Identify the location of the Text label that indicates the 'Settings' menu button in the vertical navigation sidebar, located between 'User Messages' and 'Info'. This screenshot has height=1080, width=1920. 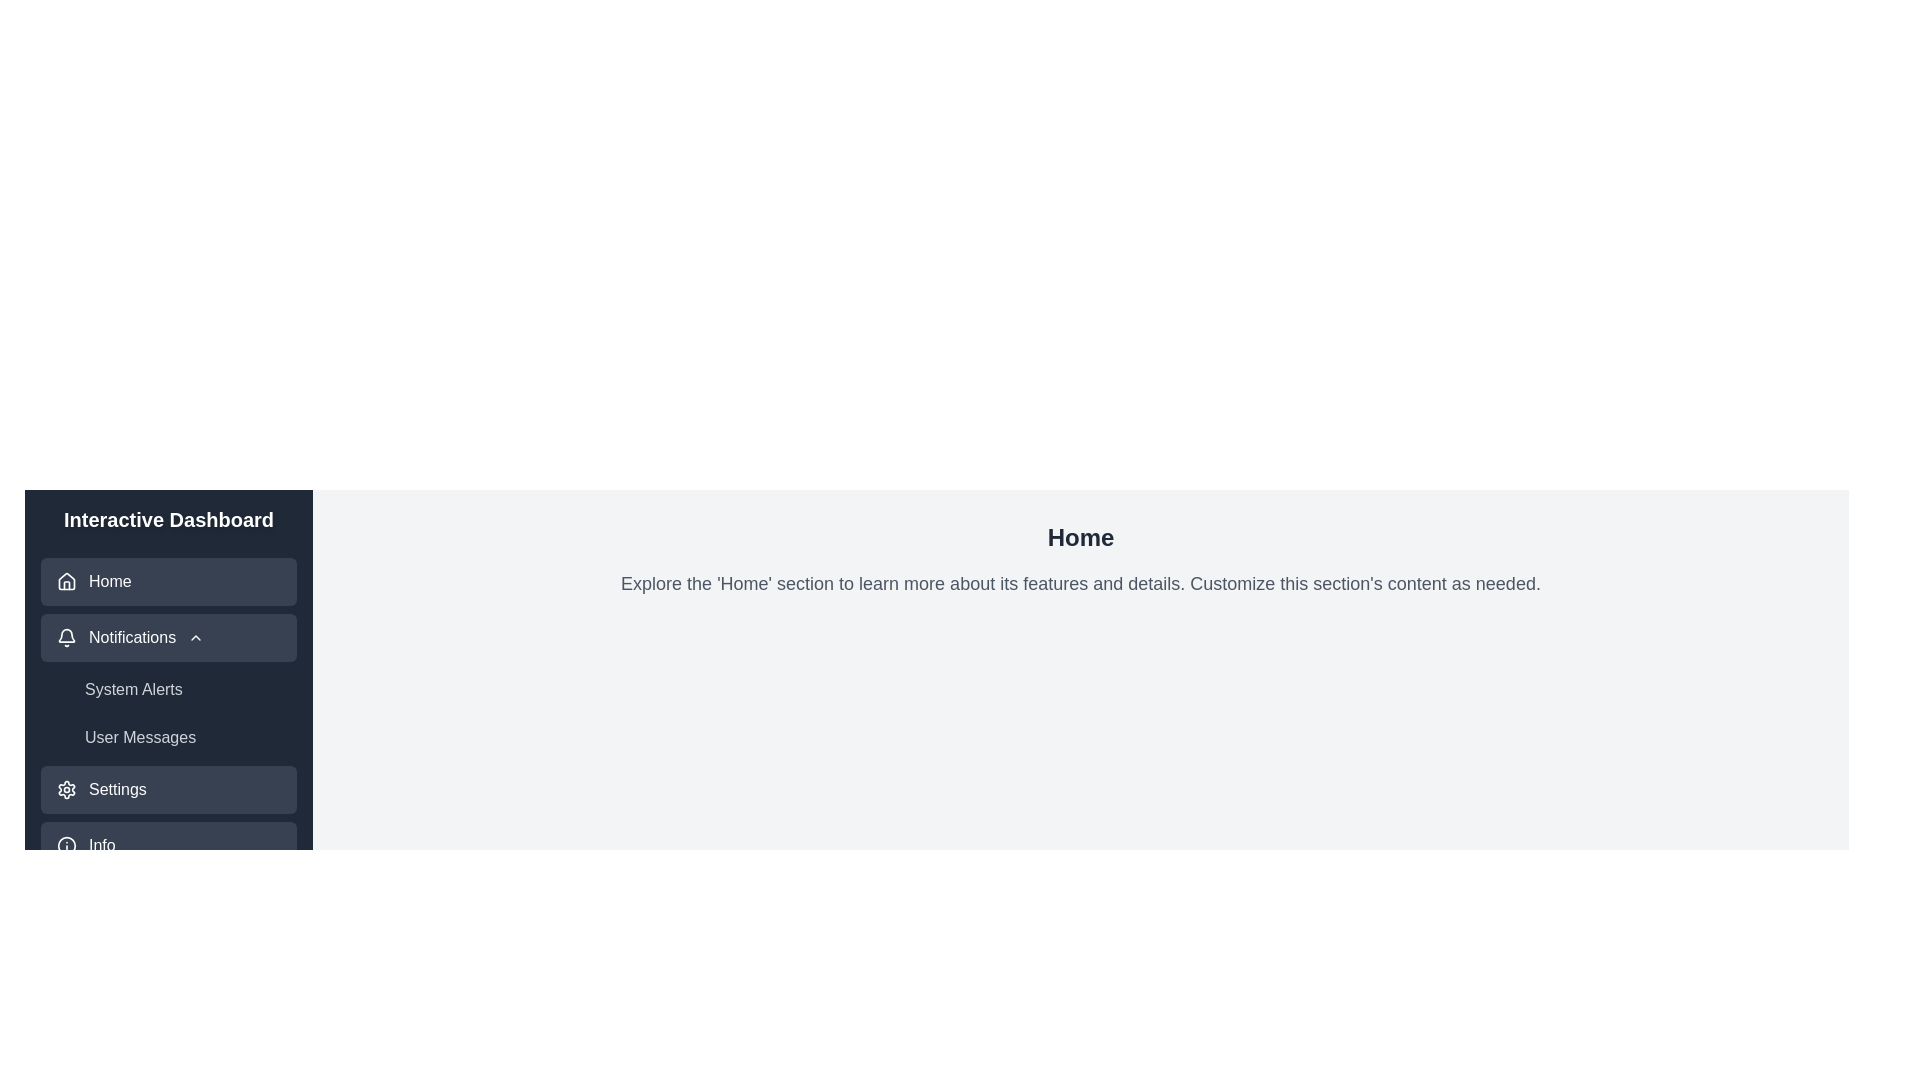
(116, 789).